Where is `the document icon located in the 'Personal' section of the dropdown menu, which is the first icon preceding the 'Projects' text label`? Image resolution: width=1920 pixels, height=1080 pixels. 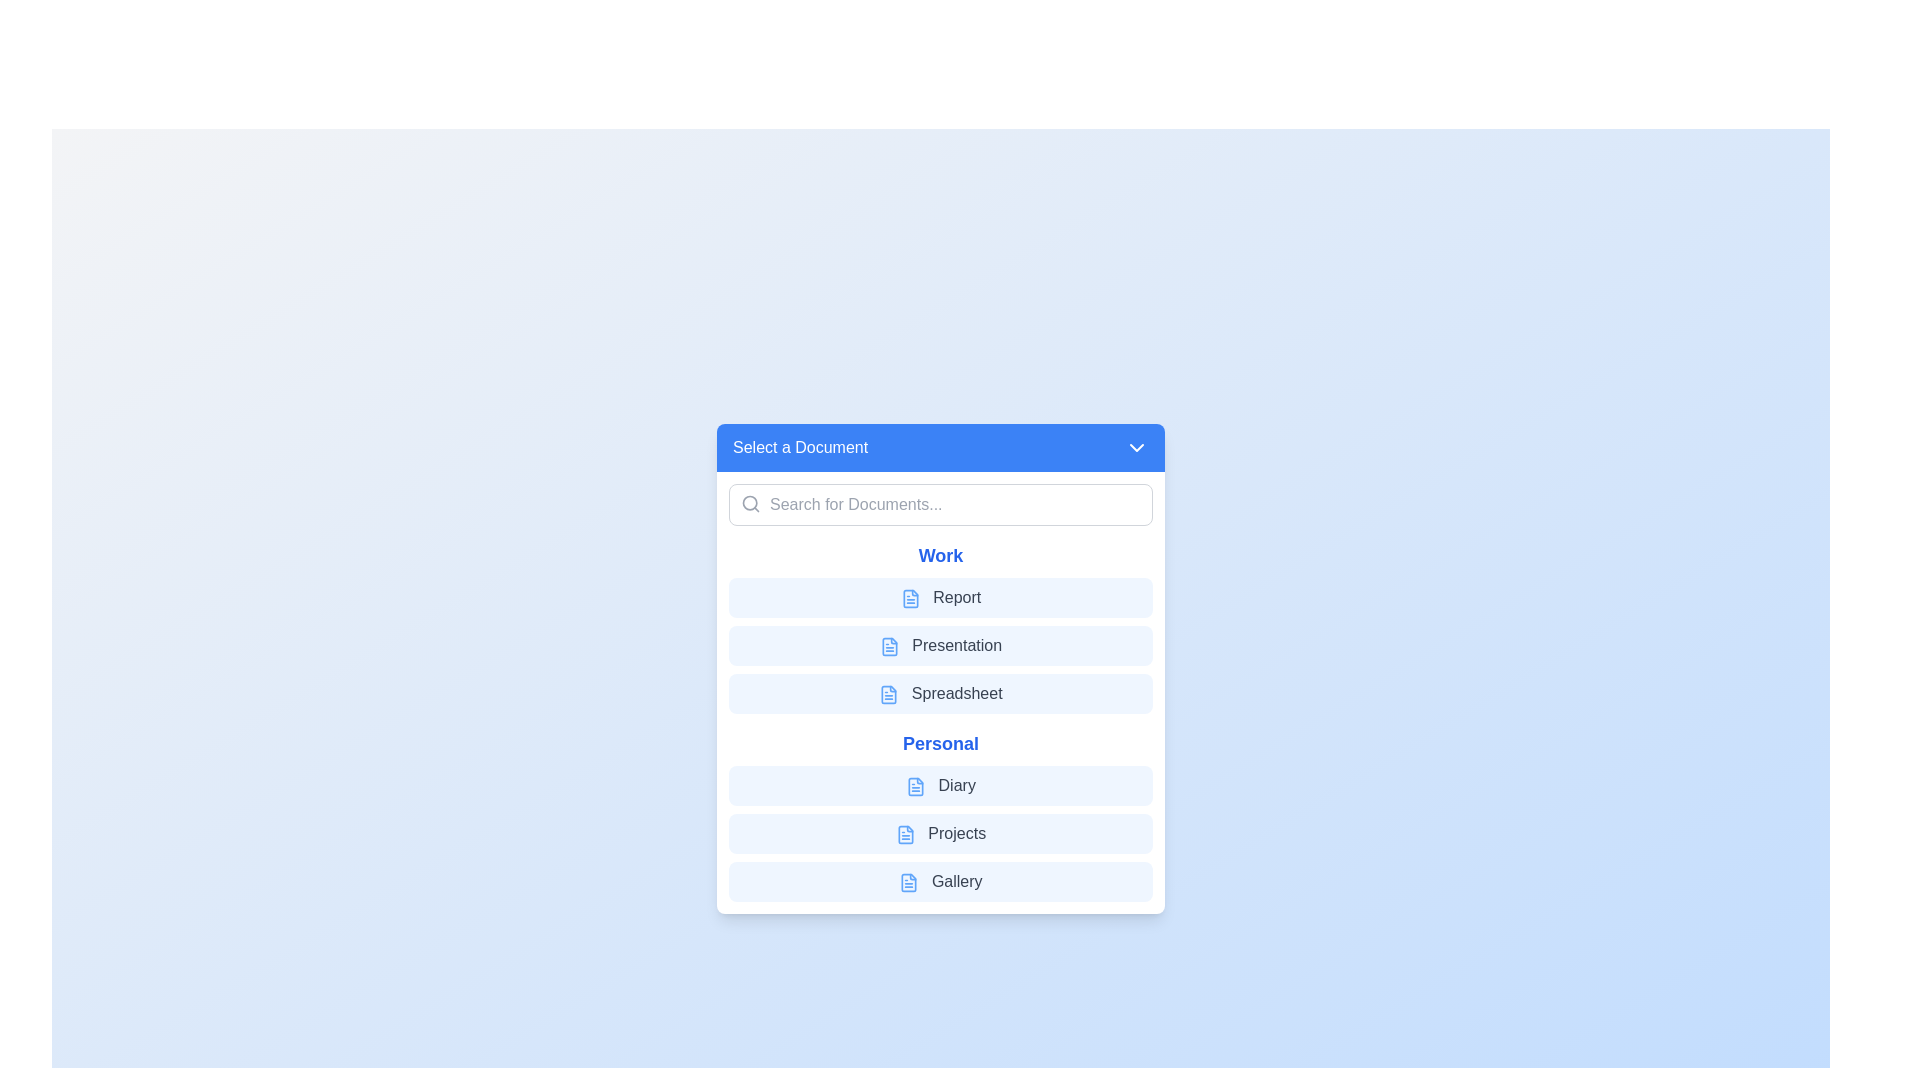 the document icon located in the 'Personal' section of the dropdown menu, which is the first icon preceding the 'Projects' text label is located at coordinates (904, 834).